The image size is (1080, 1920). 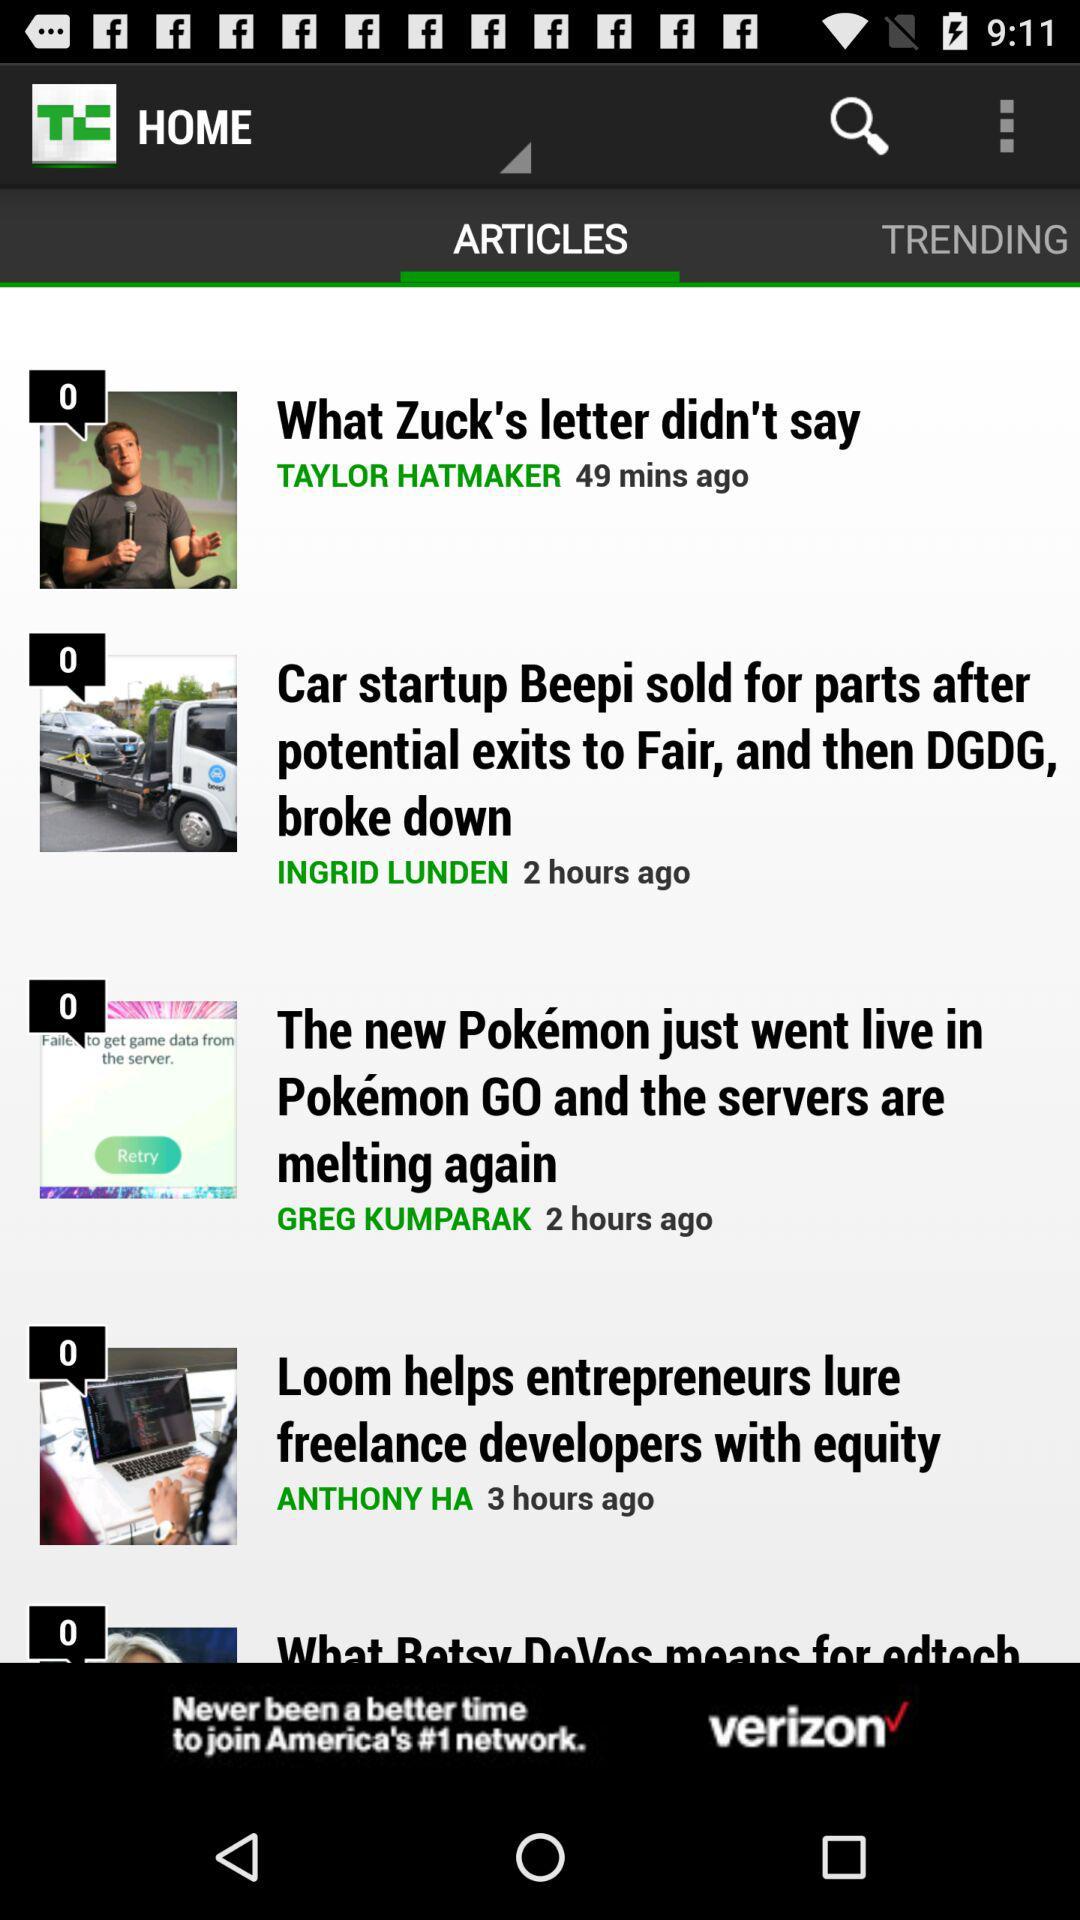 What do you see at coordinates (540, 1727) in the screenshot?
I see `advancement` at bounding box center [540, 1727].